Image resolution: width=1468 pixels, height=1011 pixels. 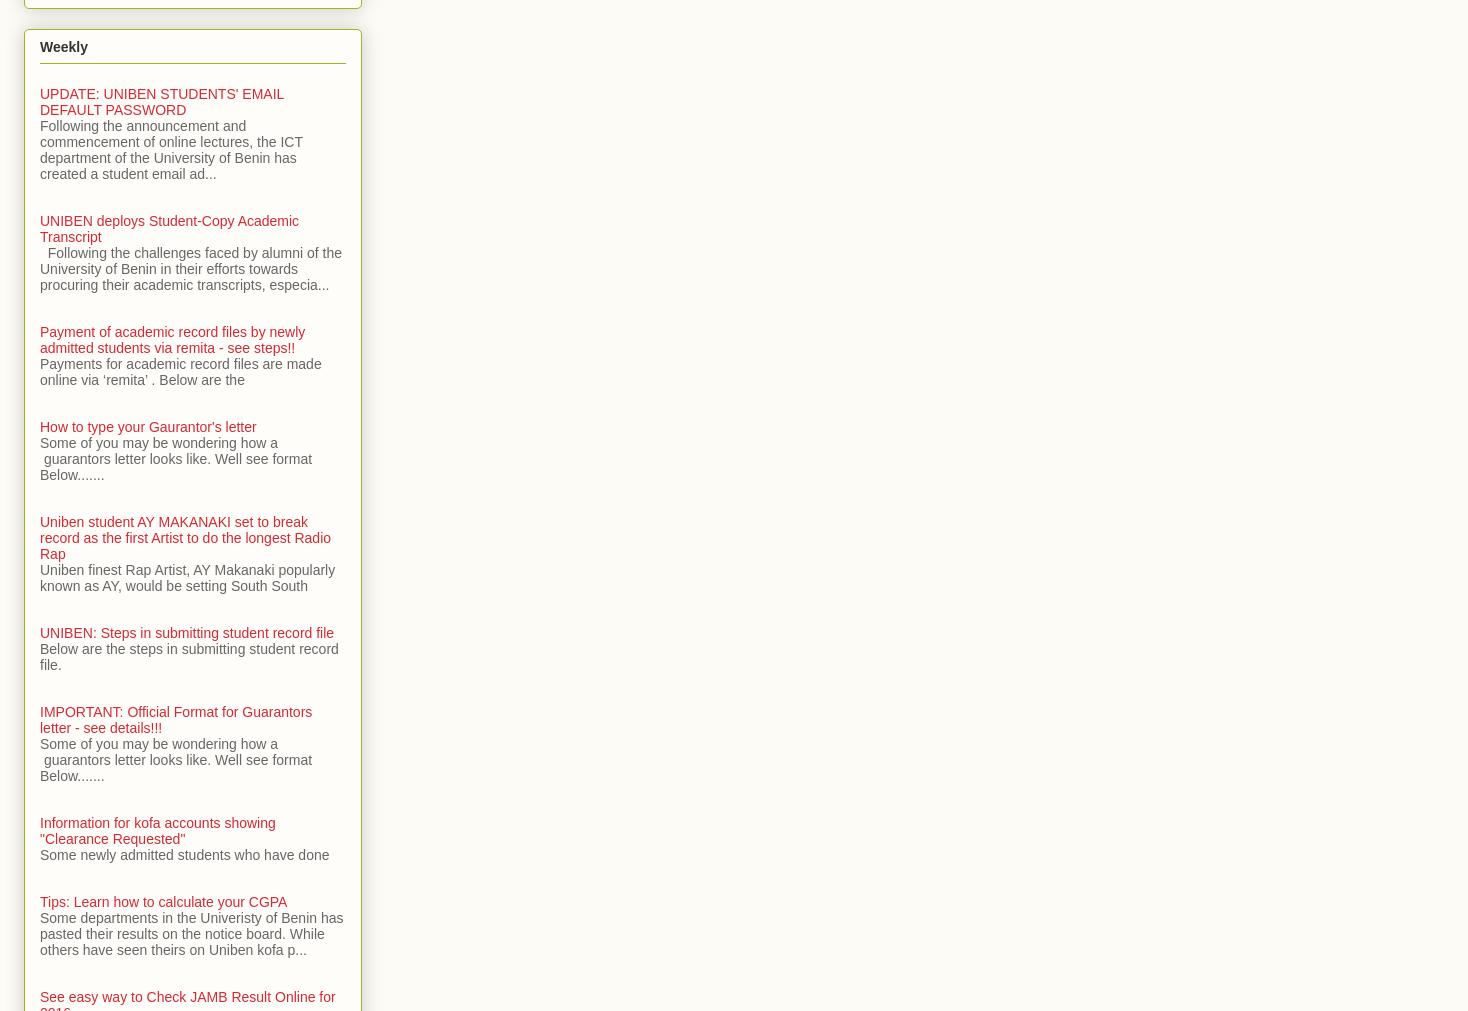 What do you see at coordinates (175, 718) in the screenshot?
I see `'IMPORTANT: Official Format for Guarantors letter - see details!!!'` at bounding box center [175, 718].